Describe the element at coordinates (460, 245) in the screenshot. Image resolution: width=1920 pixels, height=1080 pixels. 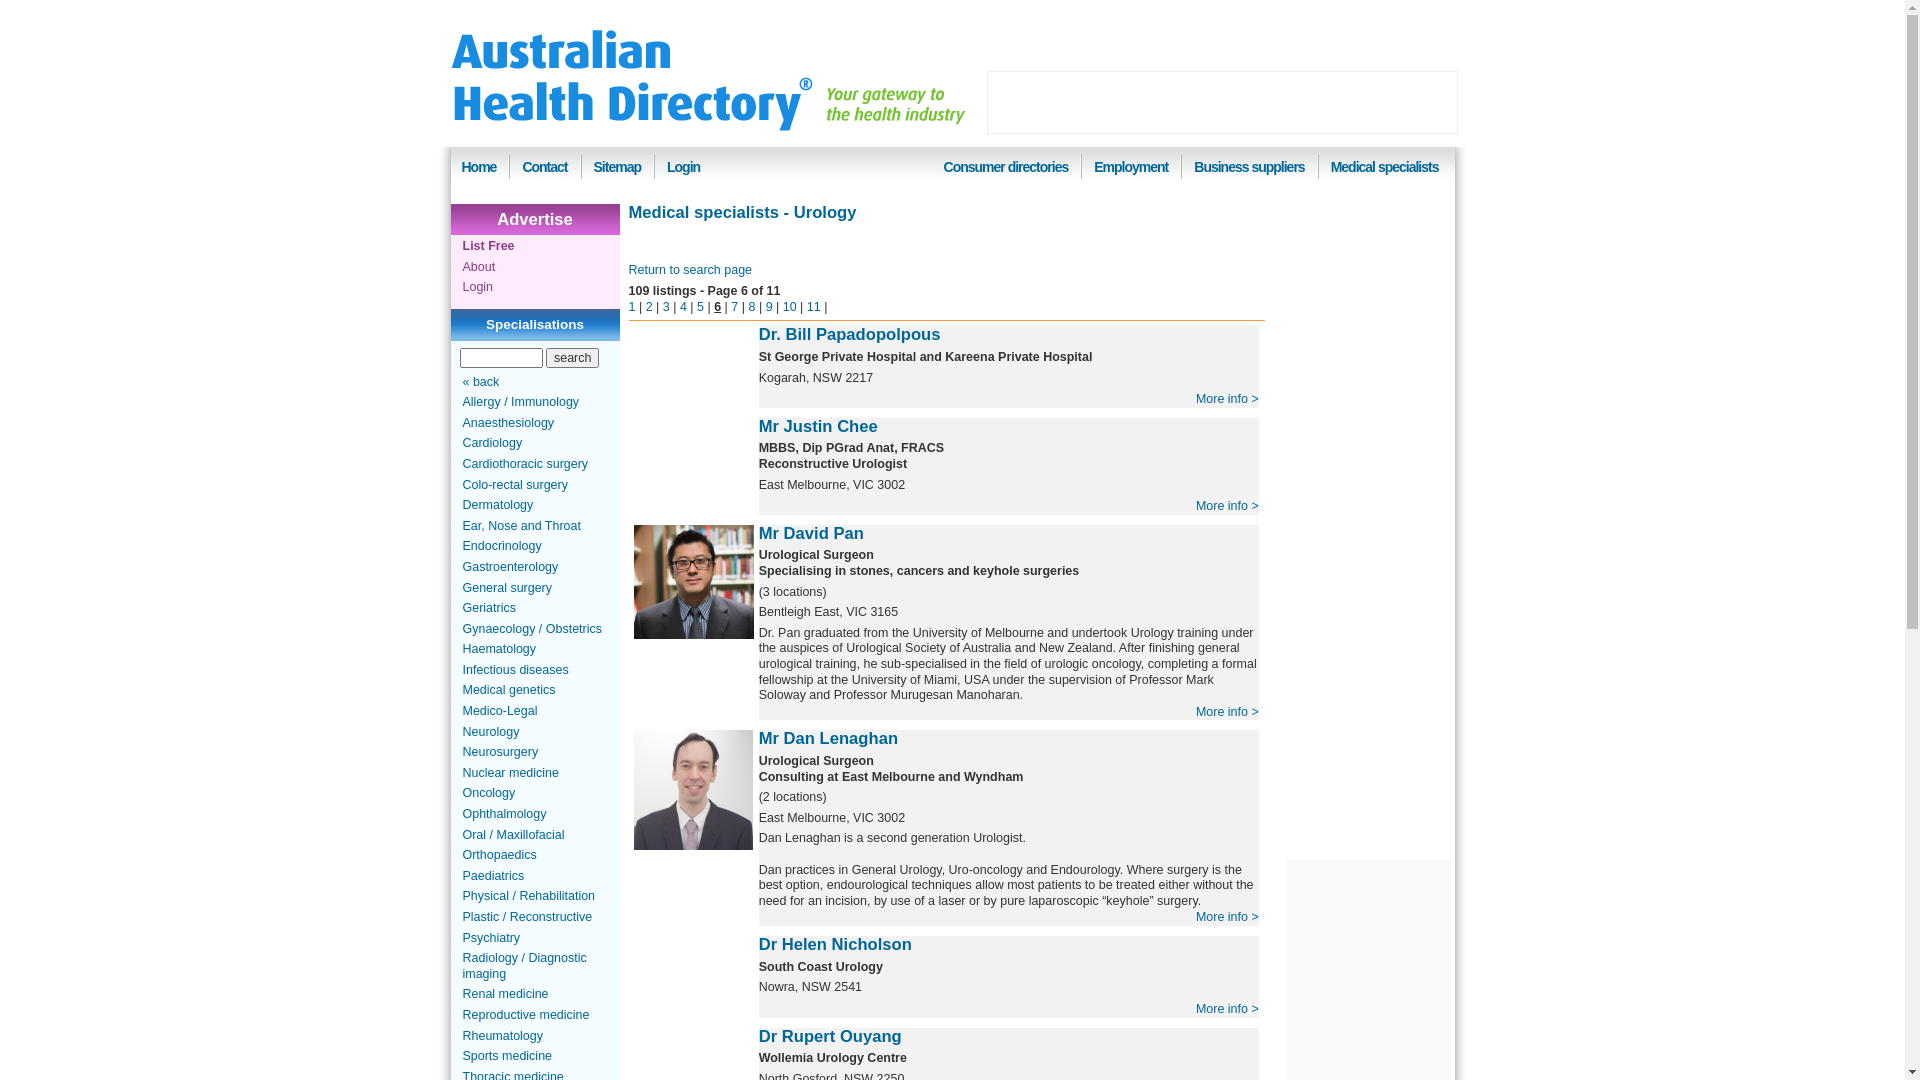
I see `'List Free'` at that location.